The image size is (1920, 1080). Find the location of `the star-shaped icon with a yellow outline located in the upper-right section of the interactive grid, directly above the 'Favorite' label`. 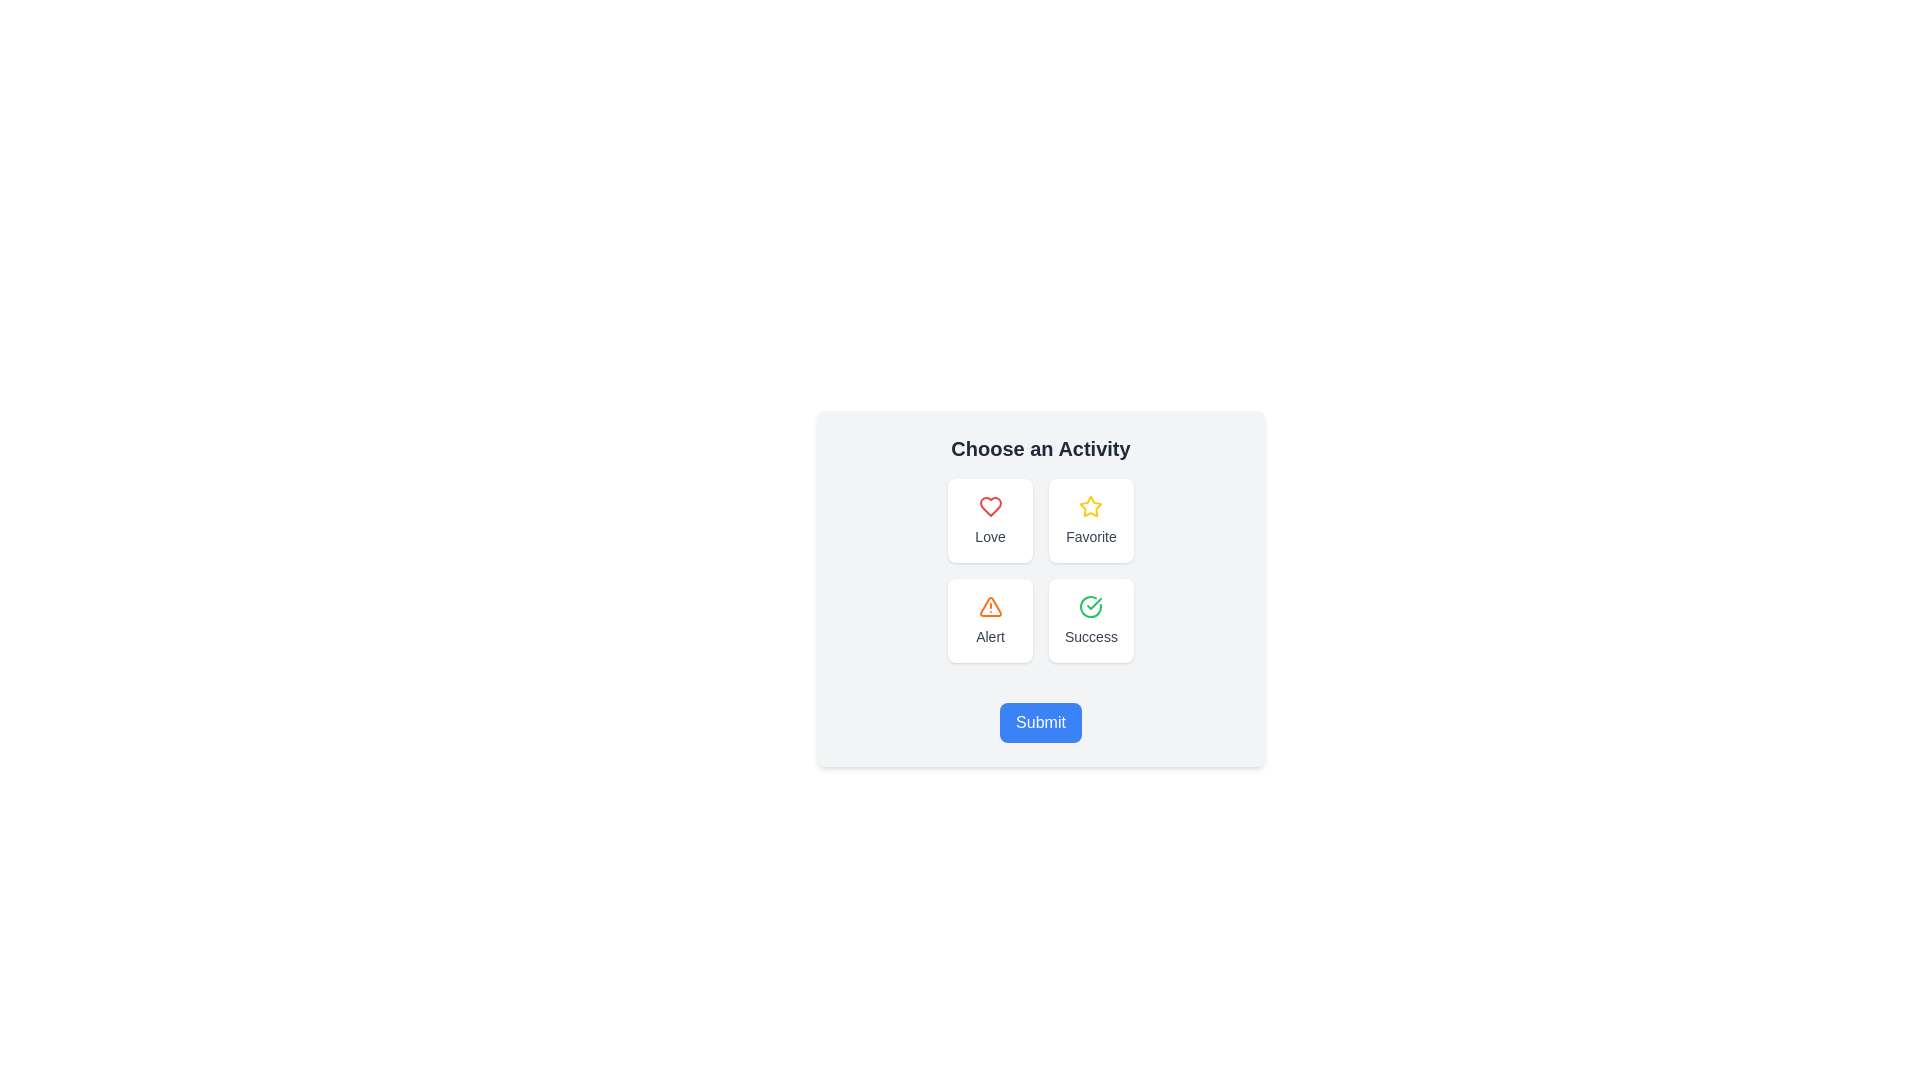

the star-shaped icon with a yellow outline located in the upper-right section of the interactive grid, directly above the 'Favorite' label is located at coordinates (1090, 505).